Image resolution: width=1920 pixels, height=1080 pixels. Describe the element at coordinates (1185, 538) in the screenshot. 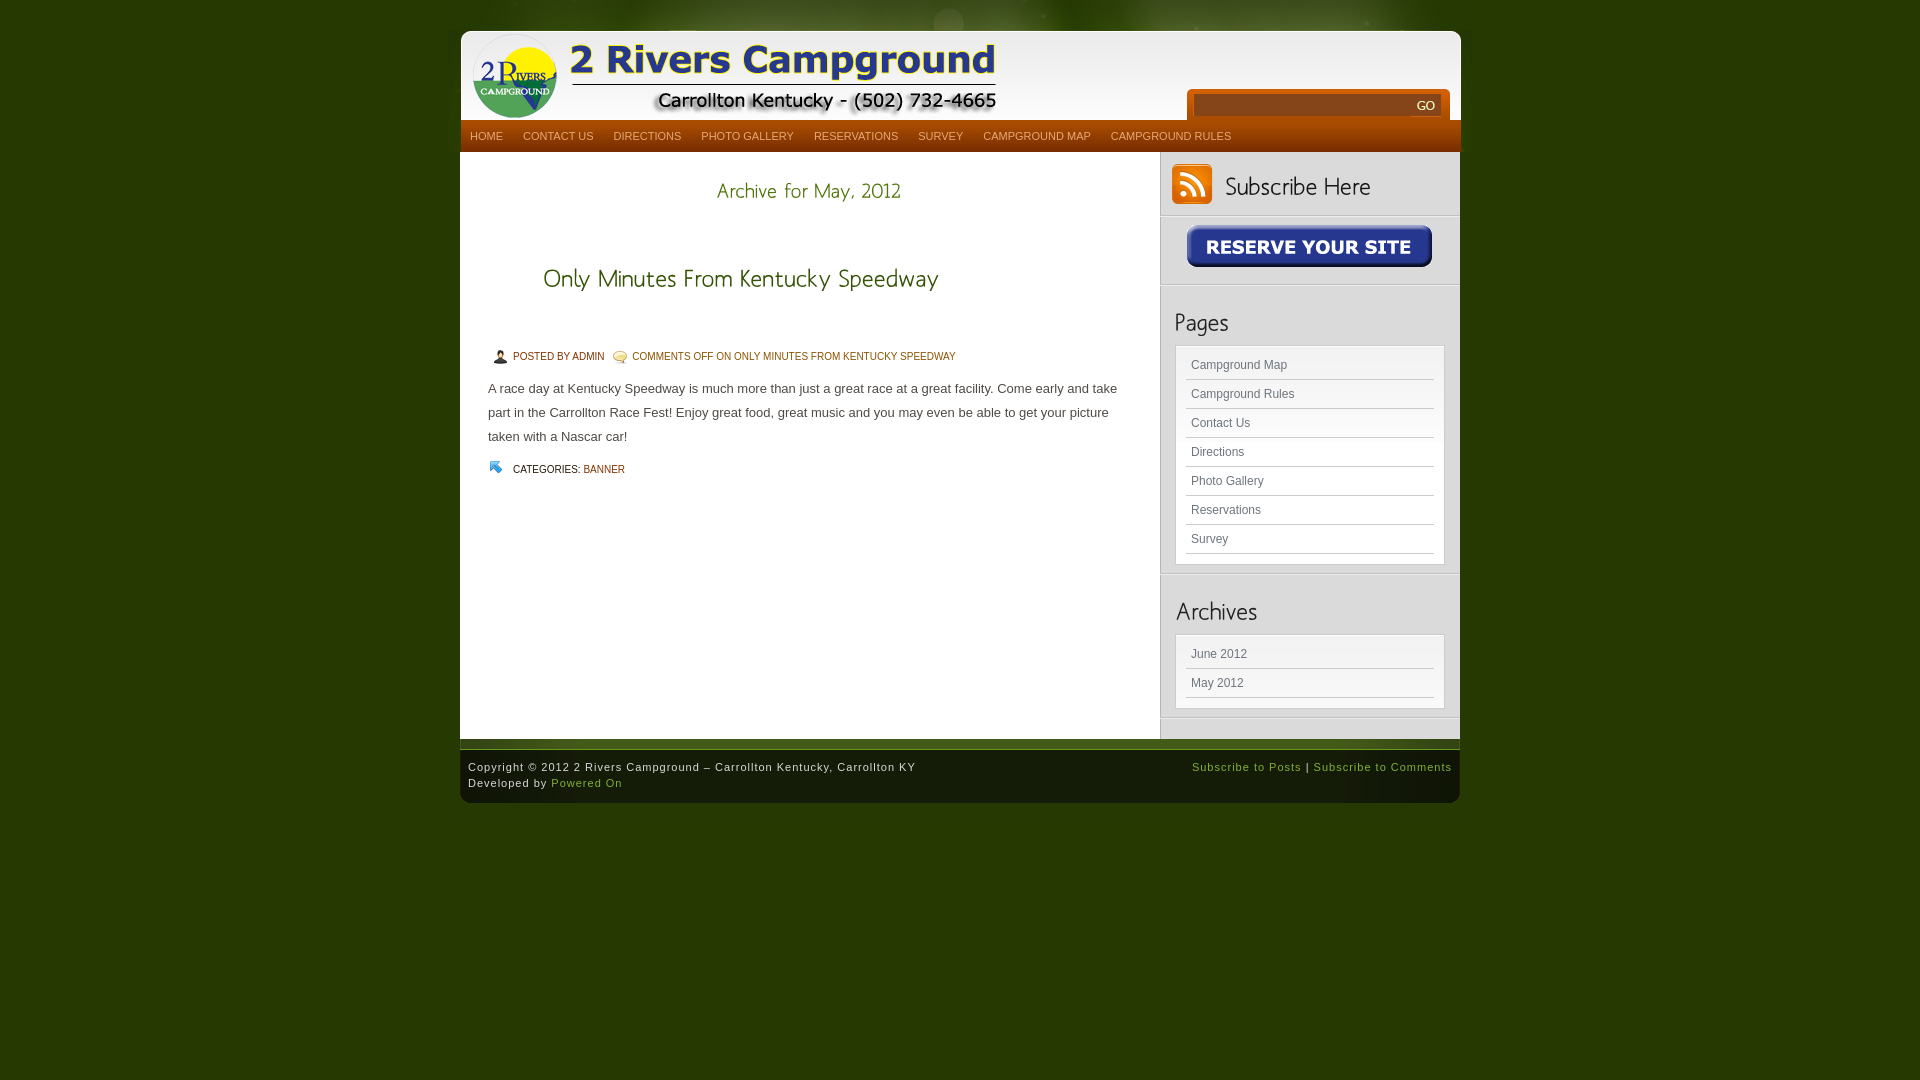

I see `'Survey'` at that location.